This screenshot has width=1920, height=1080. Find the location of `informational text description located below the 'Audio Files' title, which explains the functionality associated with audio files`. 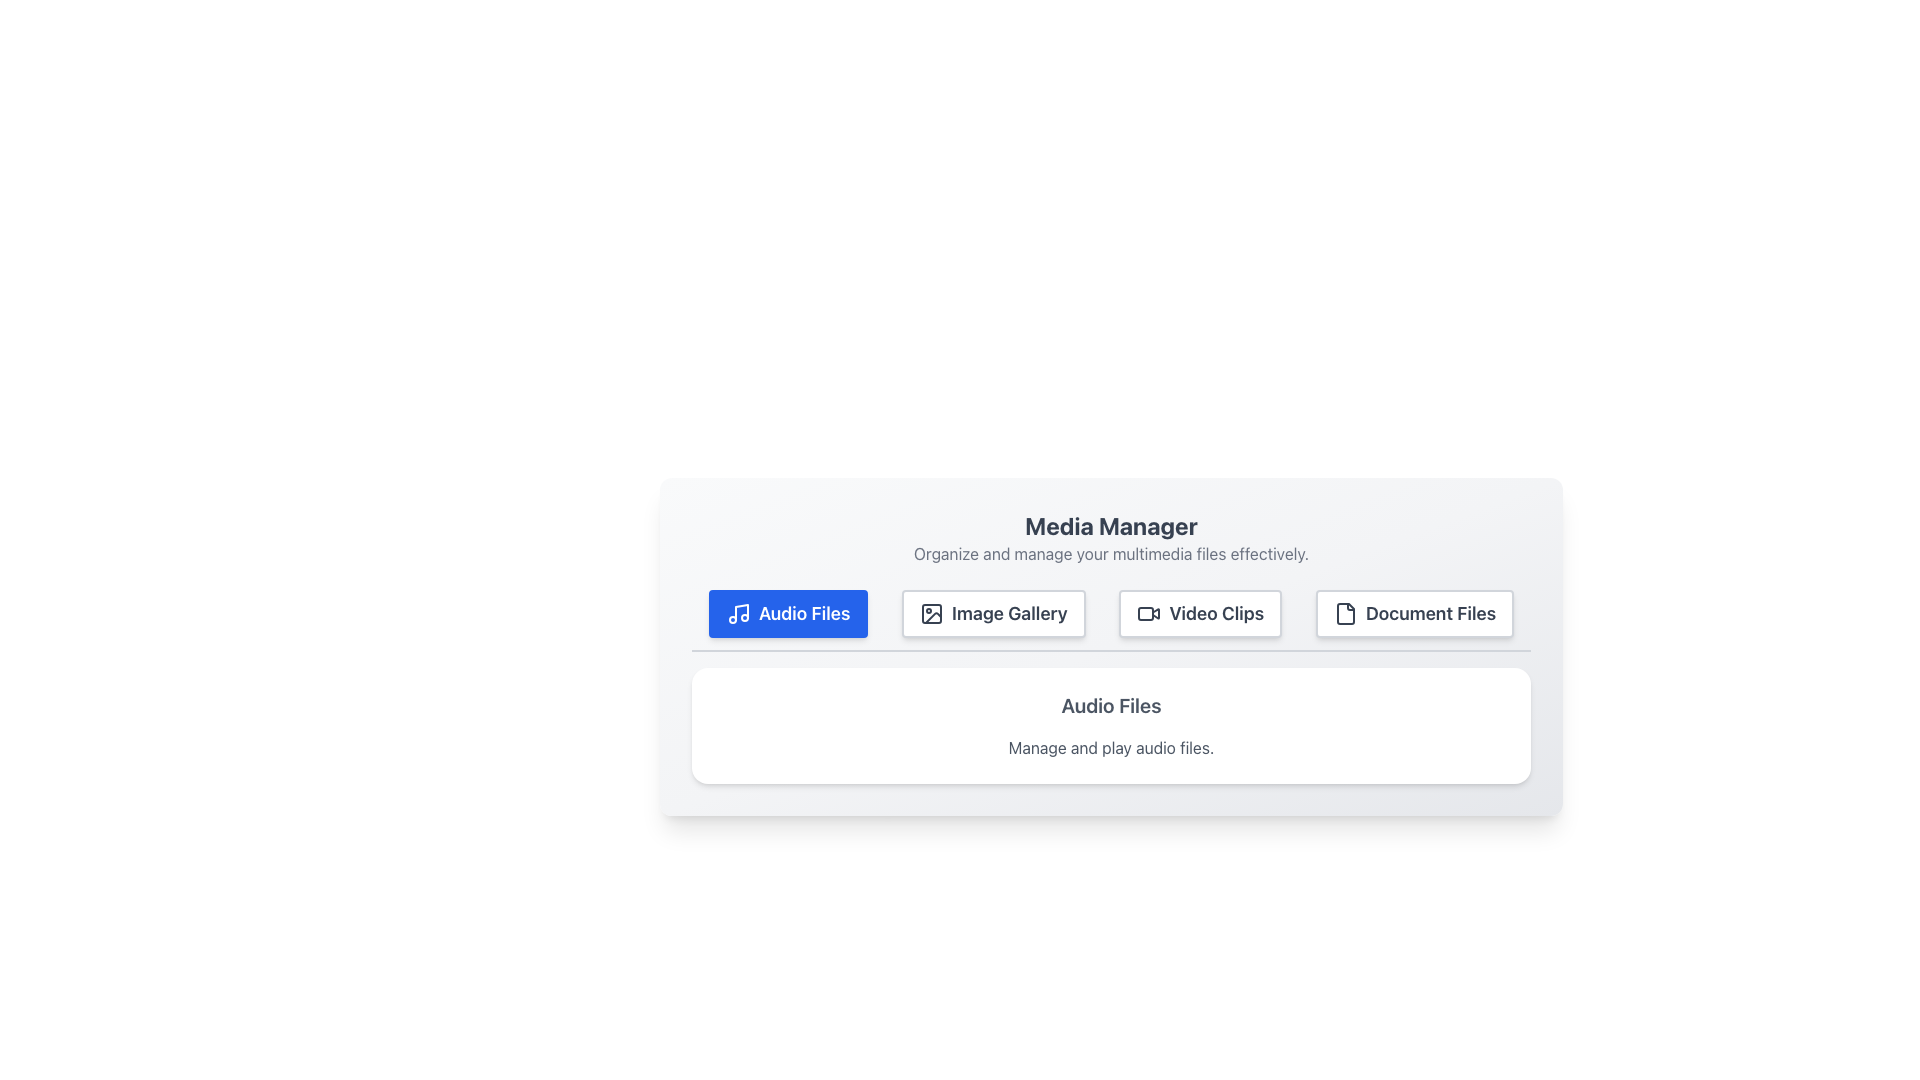

informational text description located below the 'Audio Files' title, which explains the functionality associated with audio files is located at coordinates (1110, 748).